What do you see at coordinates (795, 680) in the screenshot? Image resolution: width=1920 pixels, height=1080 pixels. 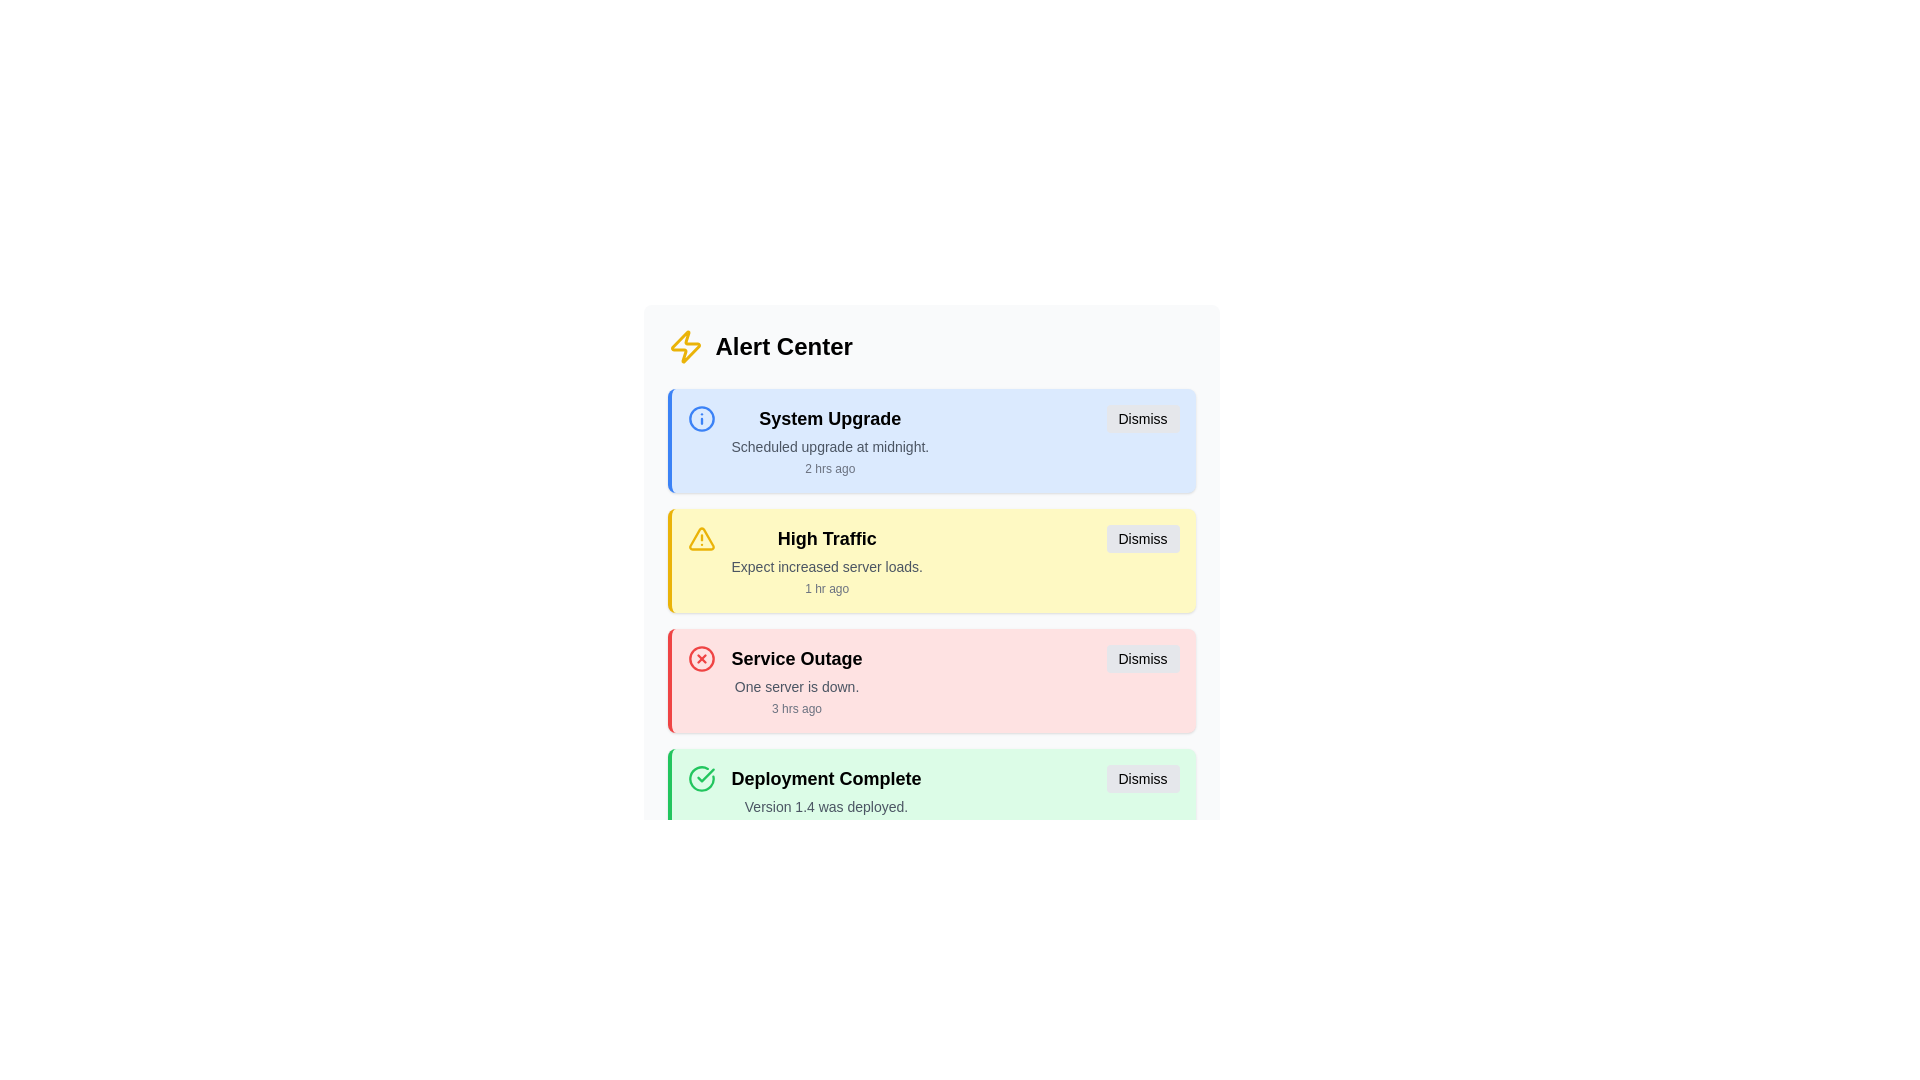 I see `text content of the multi-line notification message in the alert notification with a bold header 'Service Outage' and descriptive text 'One server is down.'` at bounding box center [795, 680].